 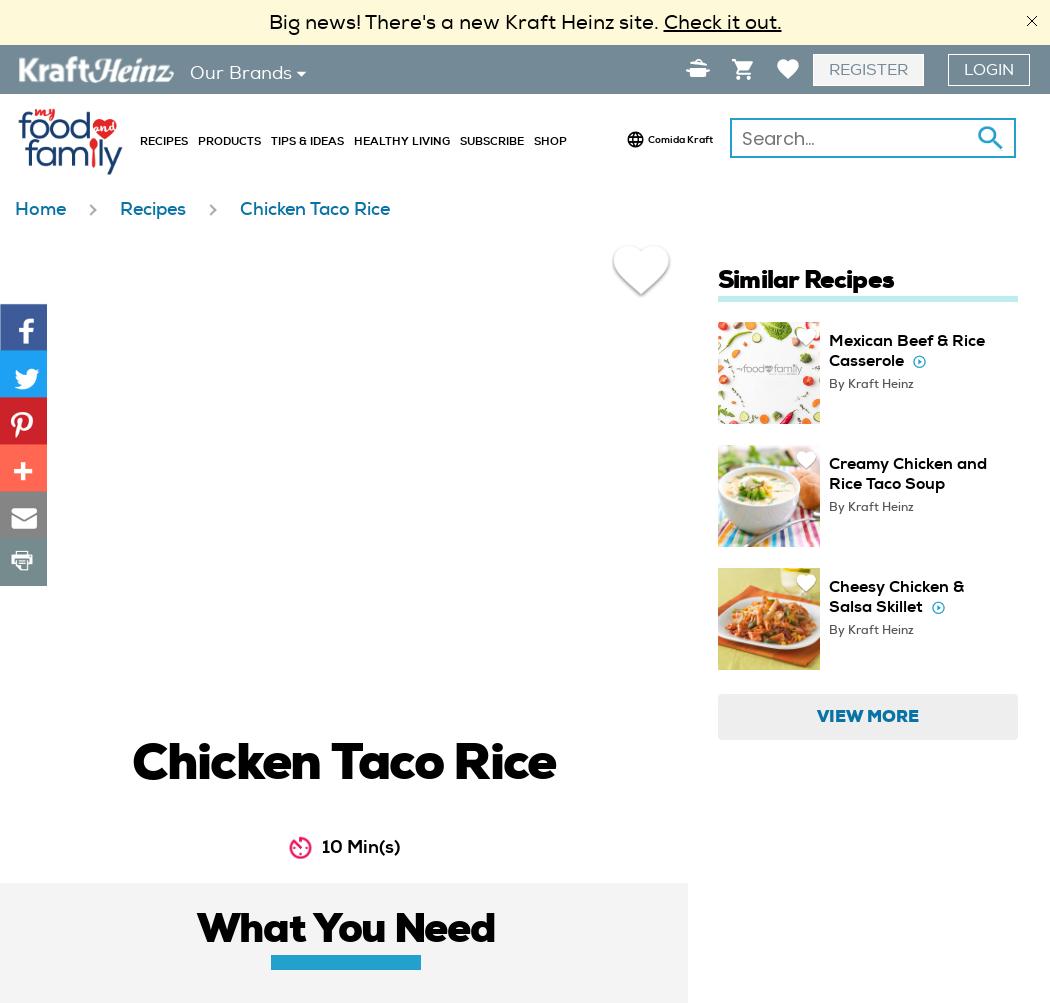 I want to click on 'Register', so click(x=867, y=70).